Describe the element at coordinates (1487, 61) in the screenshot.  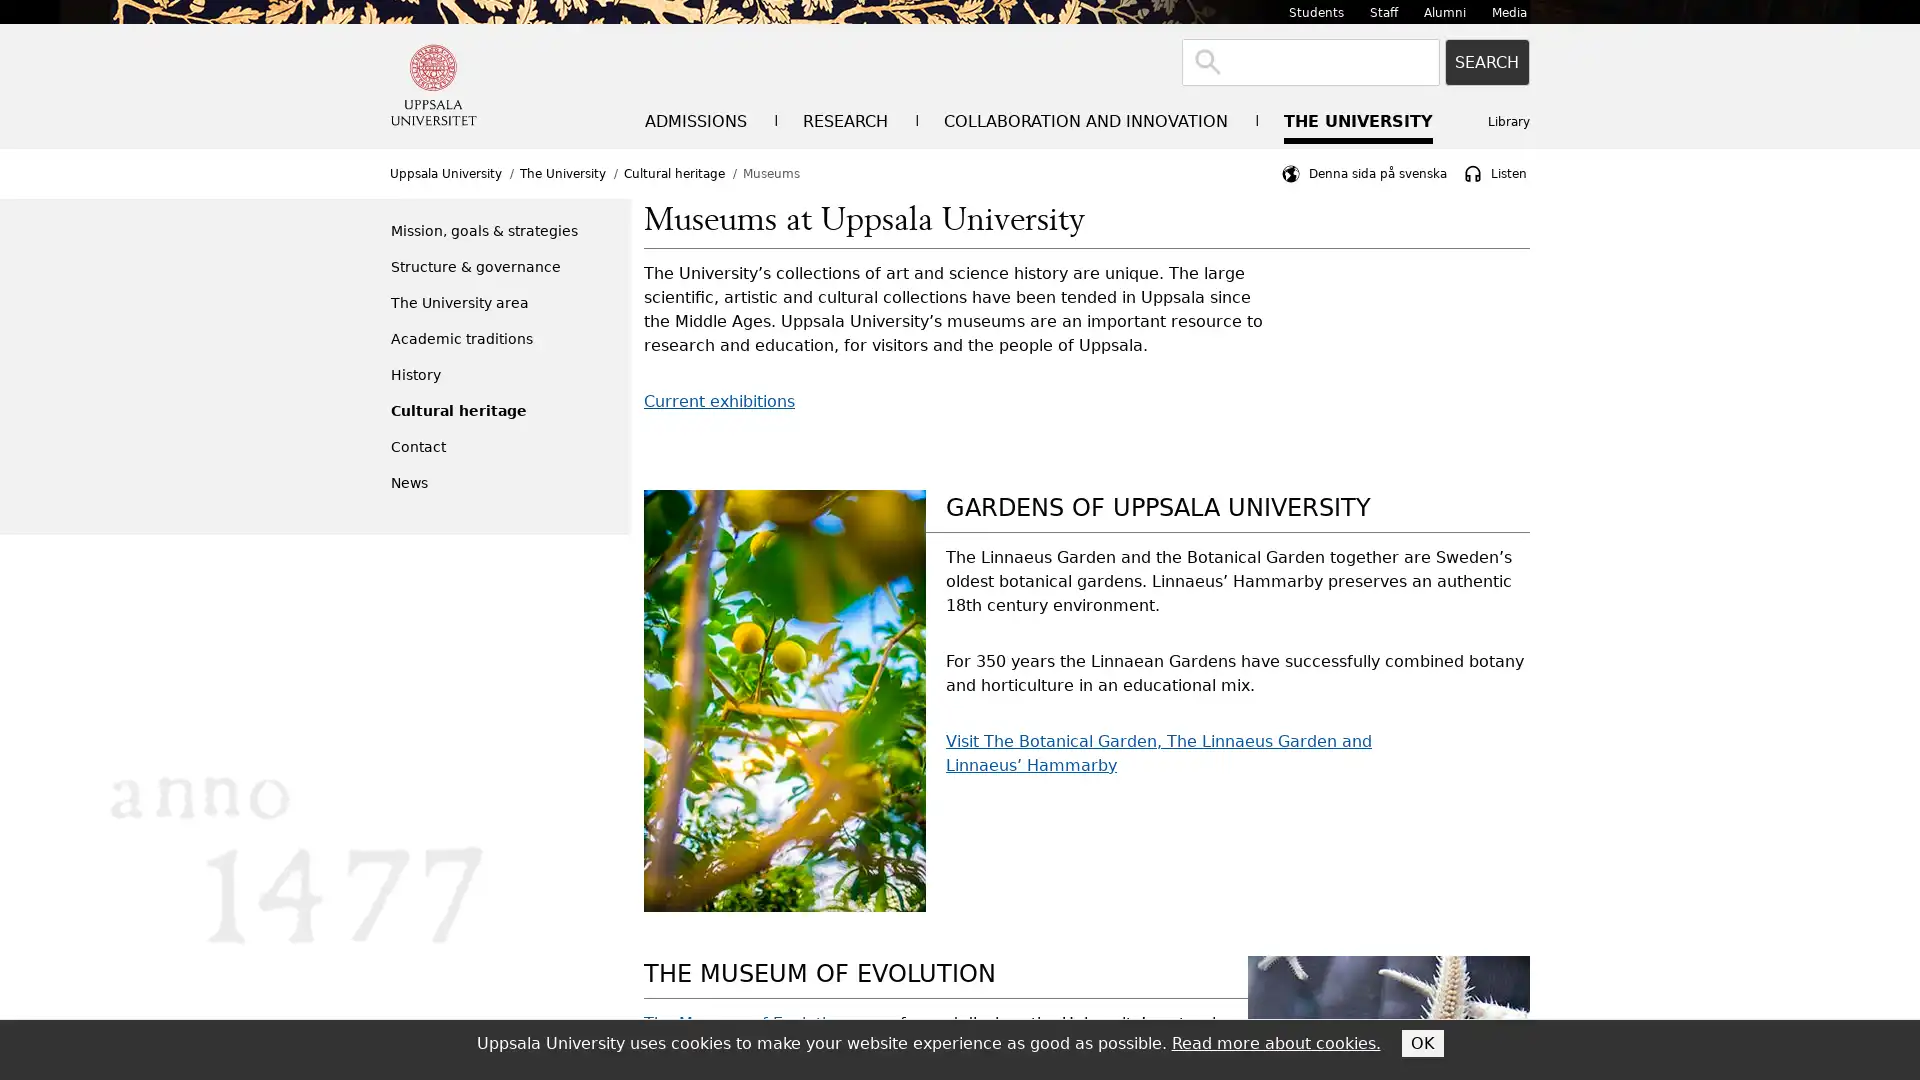
I see `Search` at that location.